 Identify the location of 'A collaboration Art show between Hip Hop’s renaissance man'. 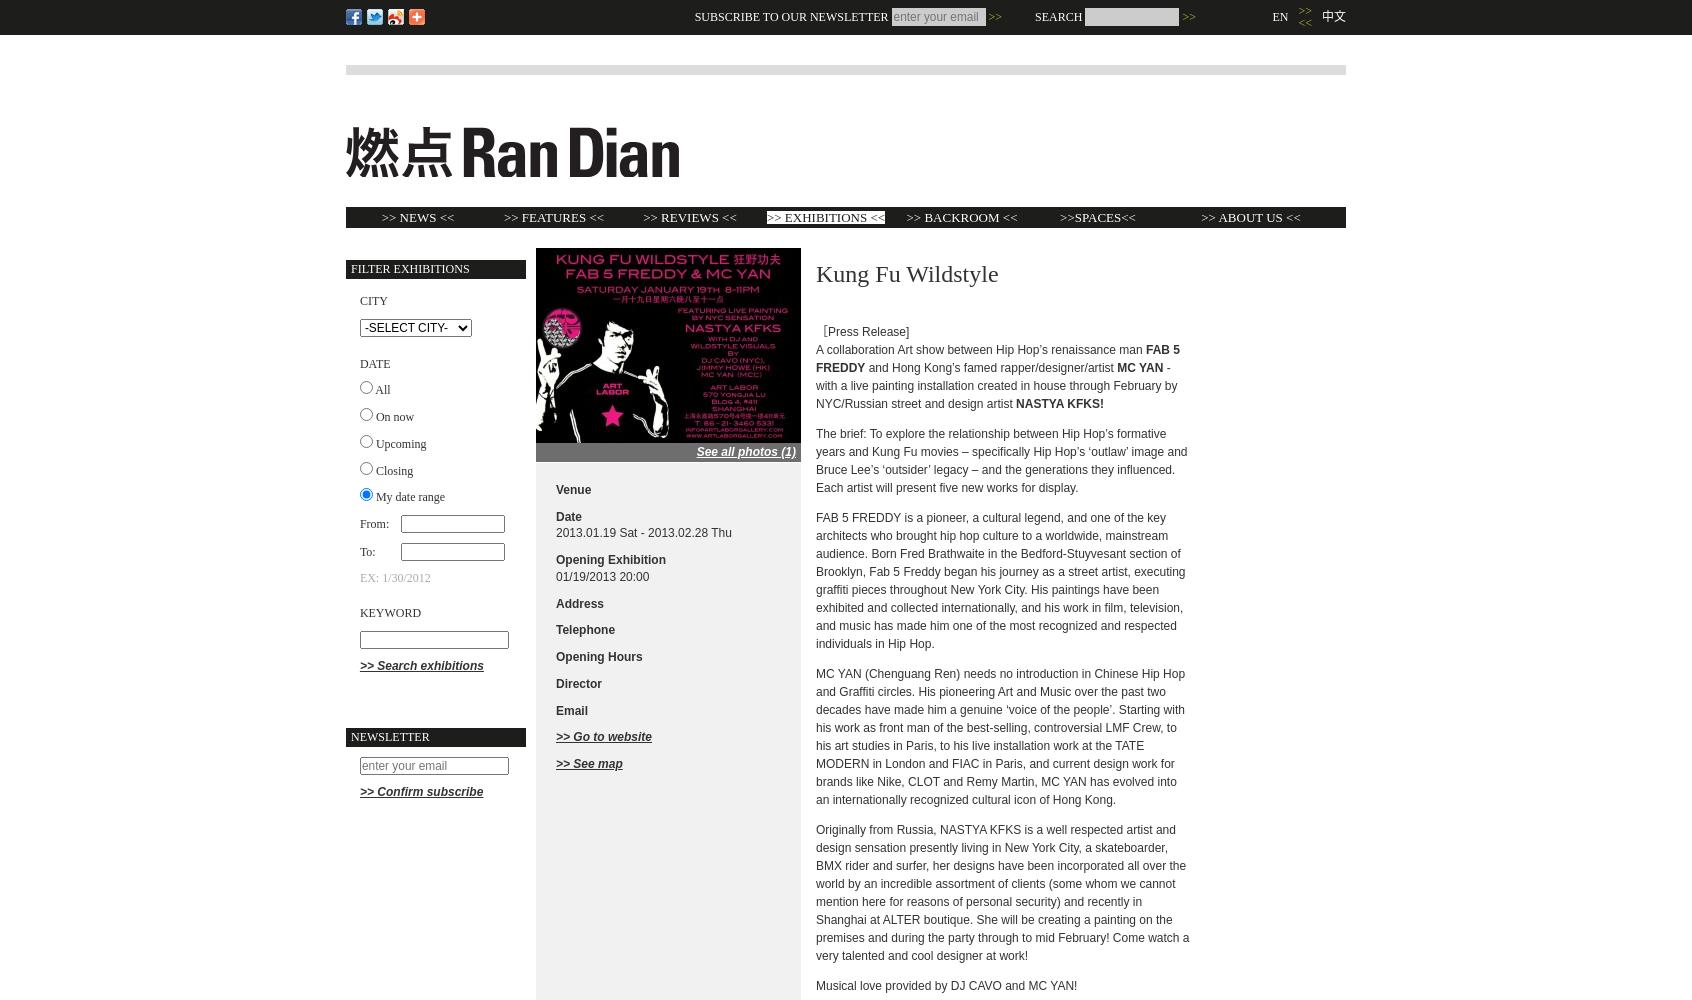
(980, 348).